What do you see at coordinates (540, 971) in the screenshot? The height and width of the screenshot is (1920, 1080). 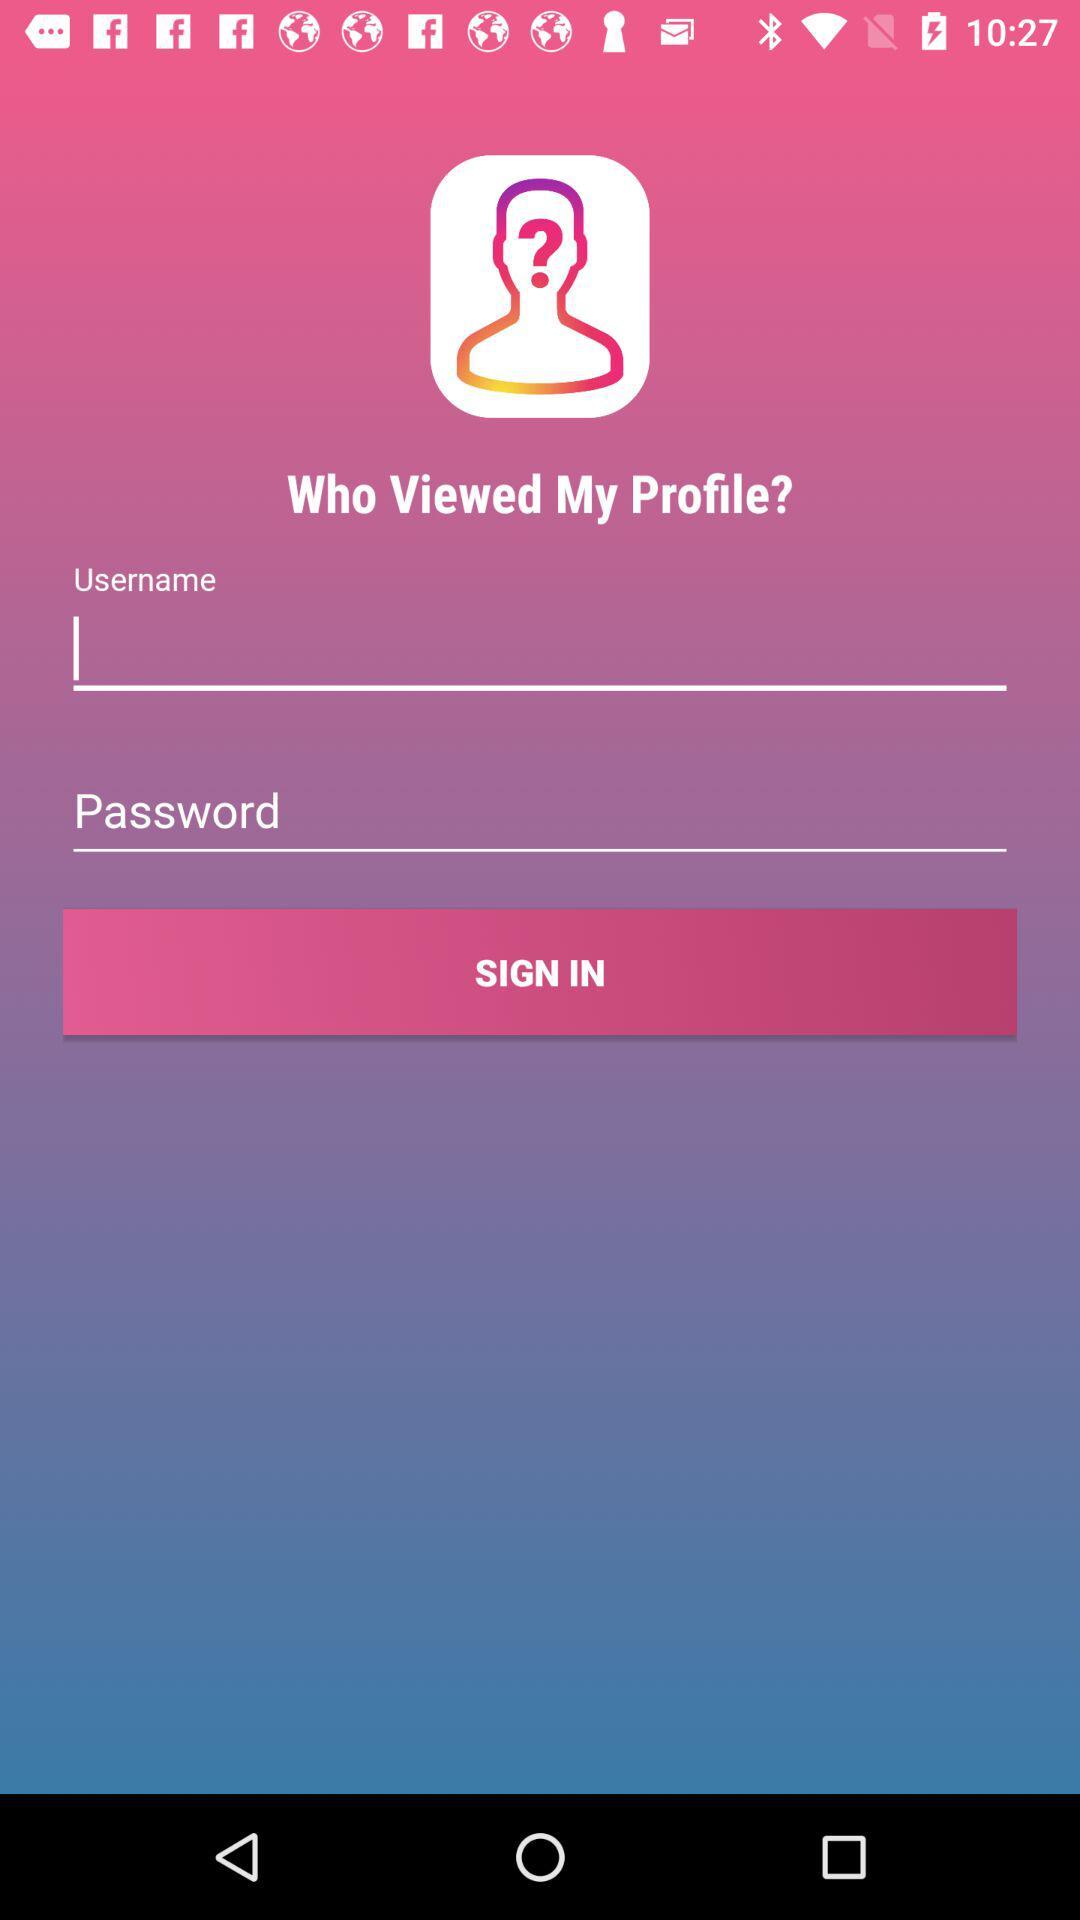 I see `the sign in item` at bounding box center [540, 971].